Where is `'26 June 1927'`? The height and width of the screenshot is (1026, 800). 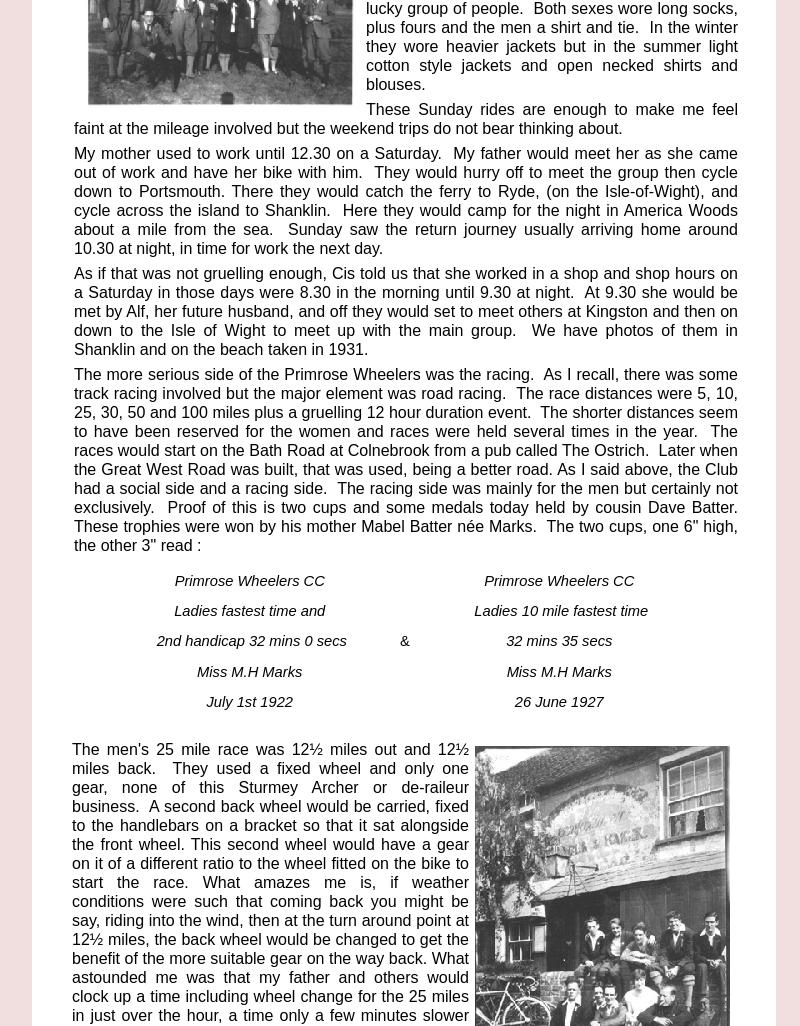 '26 June 1927' is located at coordinates (513, 699).